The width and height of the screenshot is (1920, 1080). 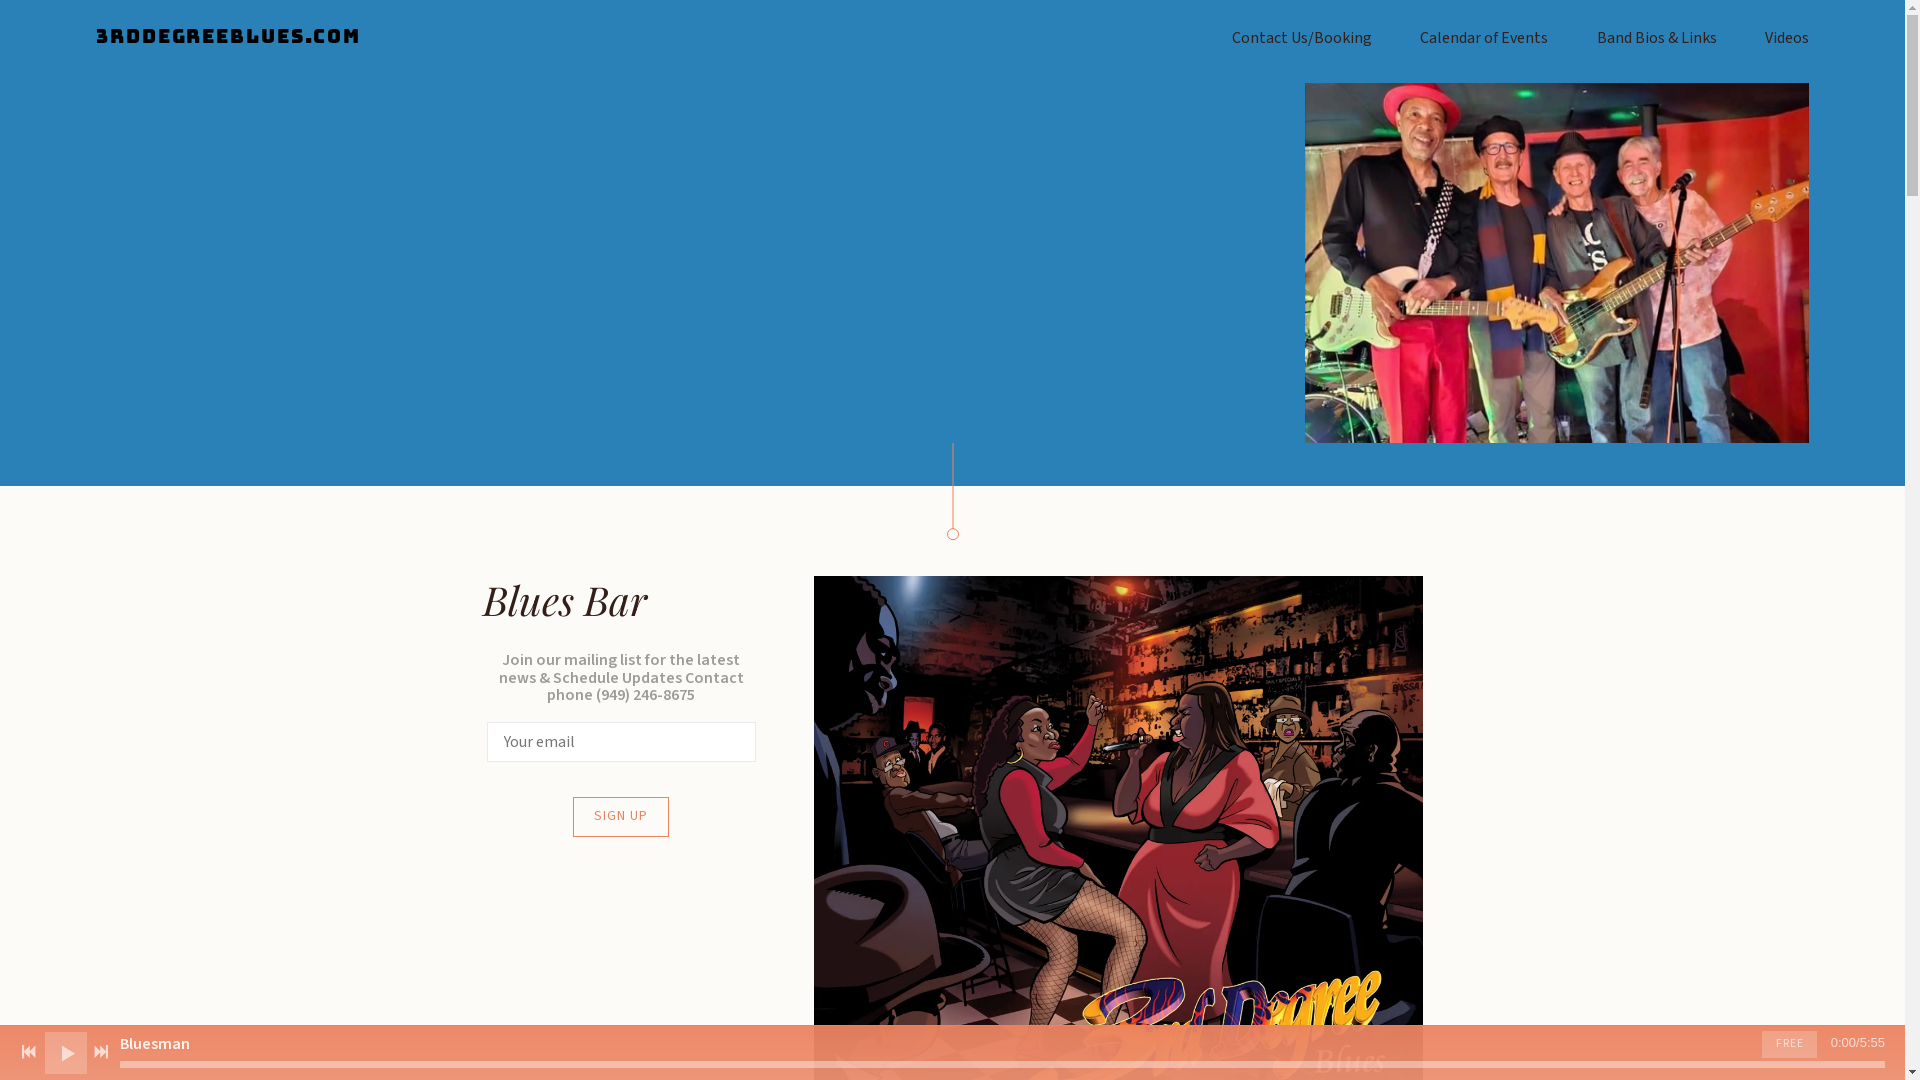 I want to click on 'Calendar of Events', so click(x=1483, y=38).